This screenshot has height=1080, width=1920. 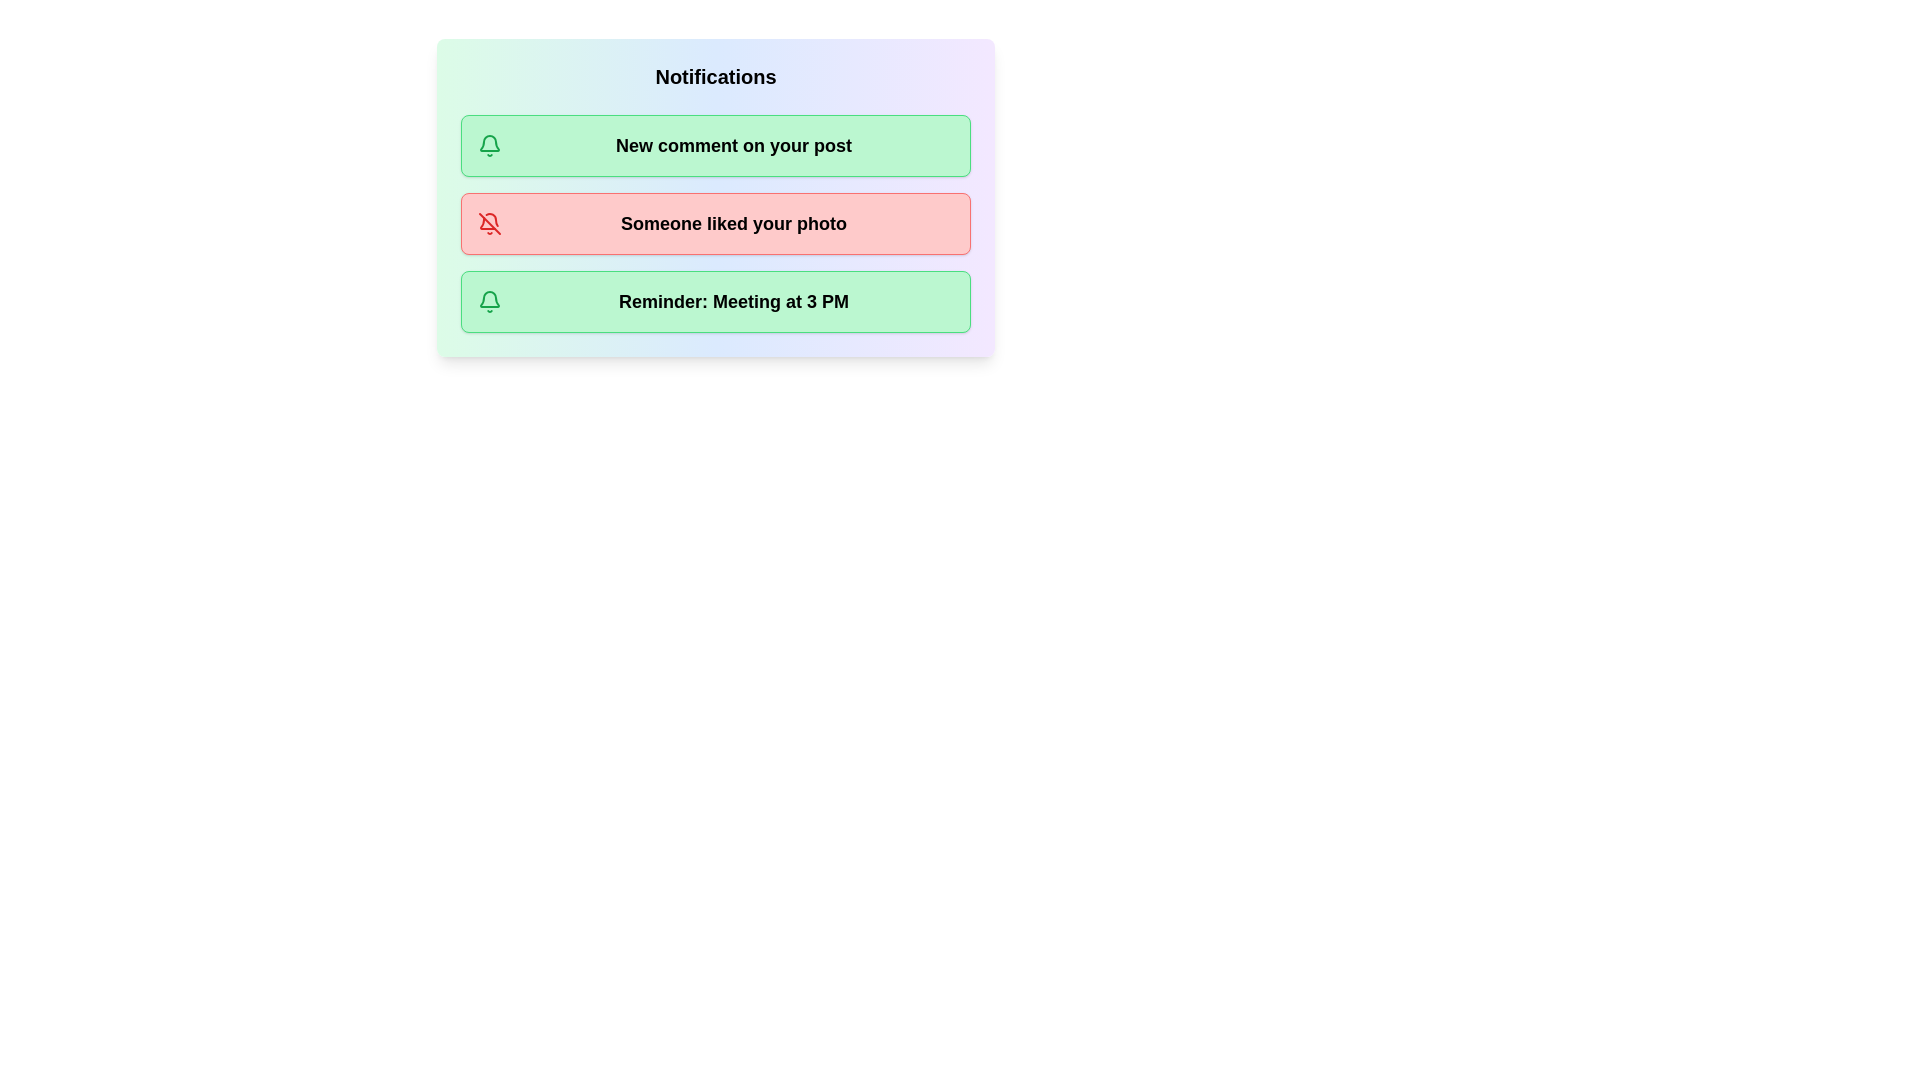 I want to click on the notification chip corresponding to New comment on your post, so click(x=715, y=145).